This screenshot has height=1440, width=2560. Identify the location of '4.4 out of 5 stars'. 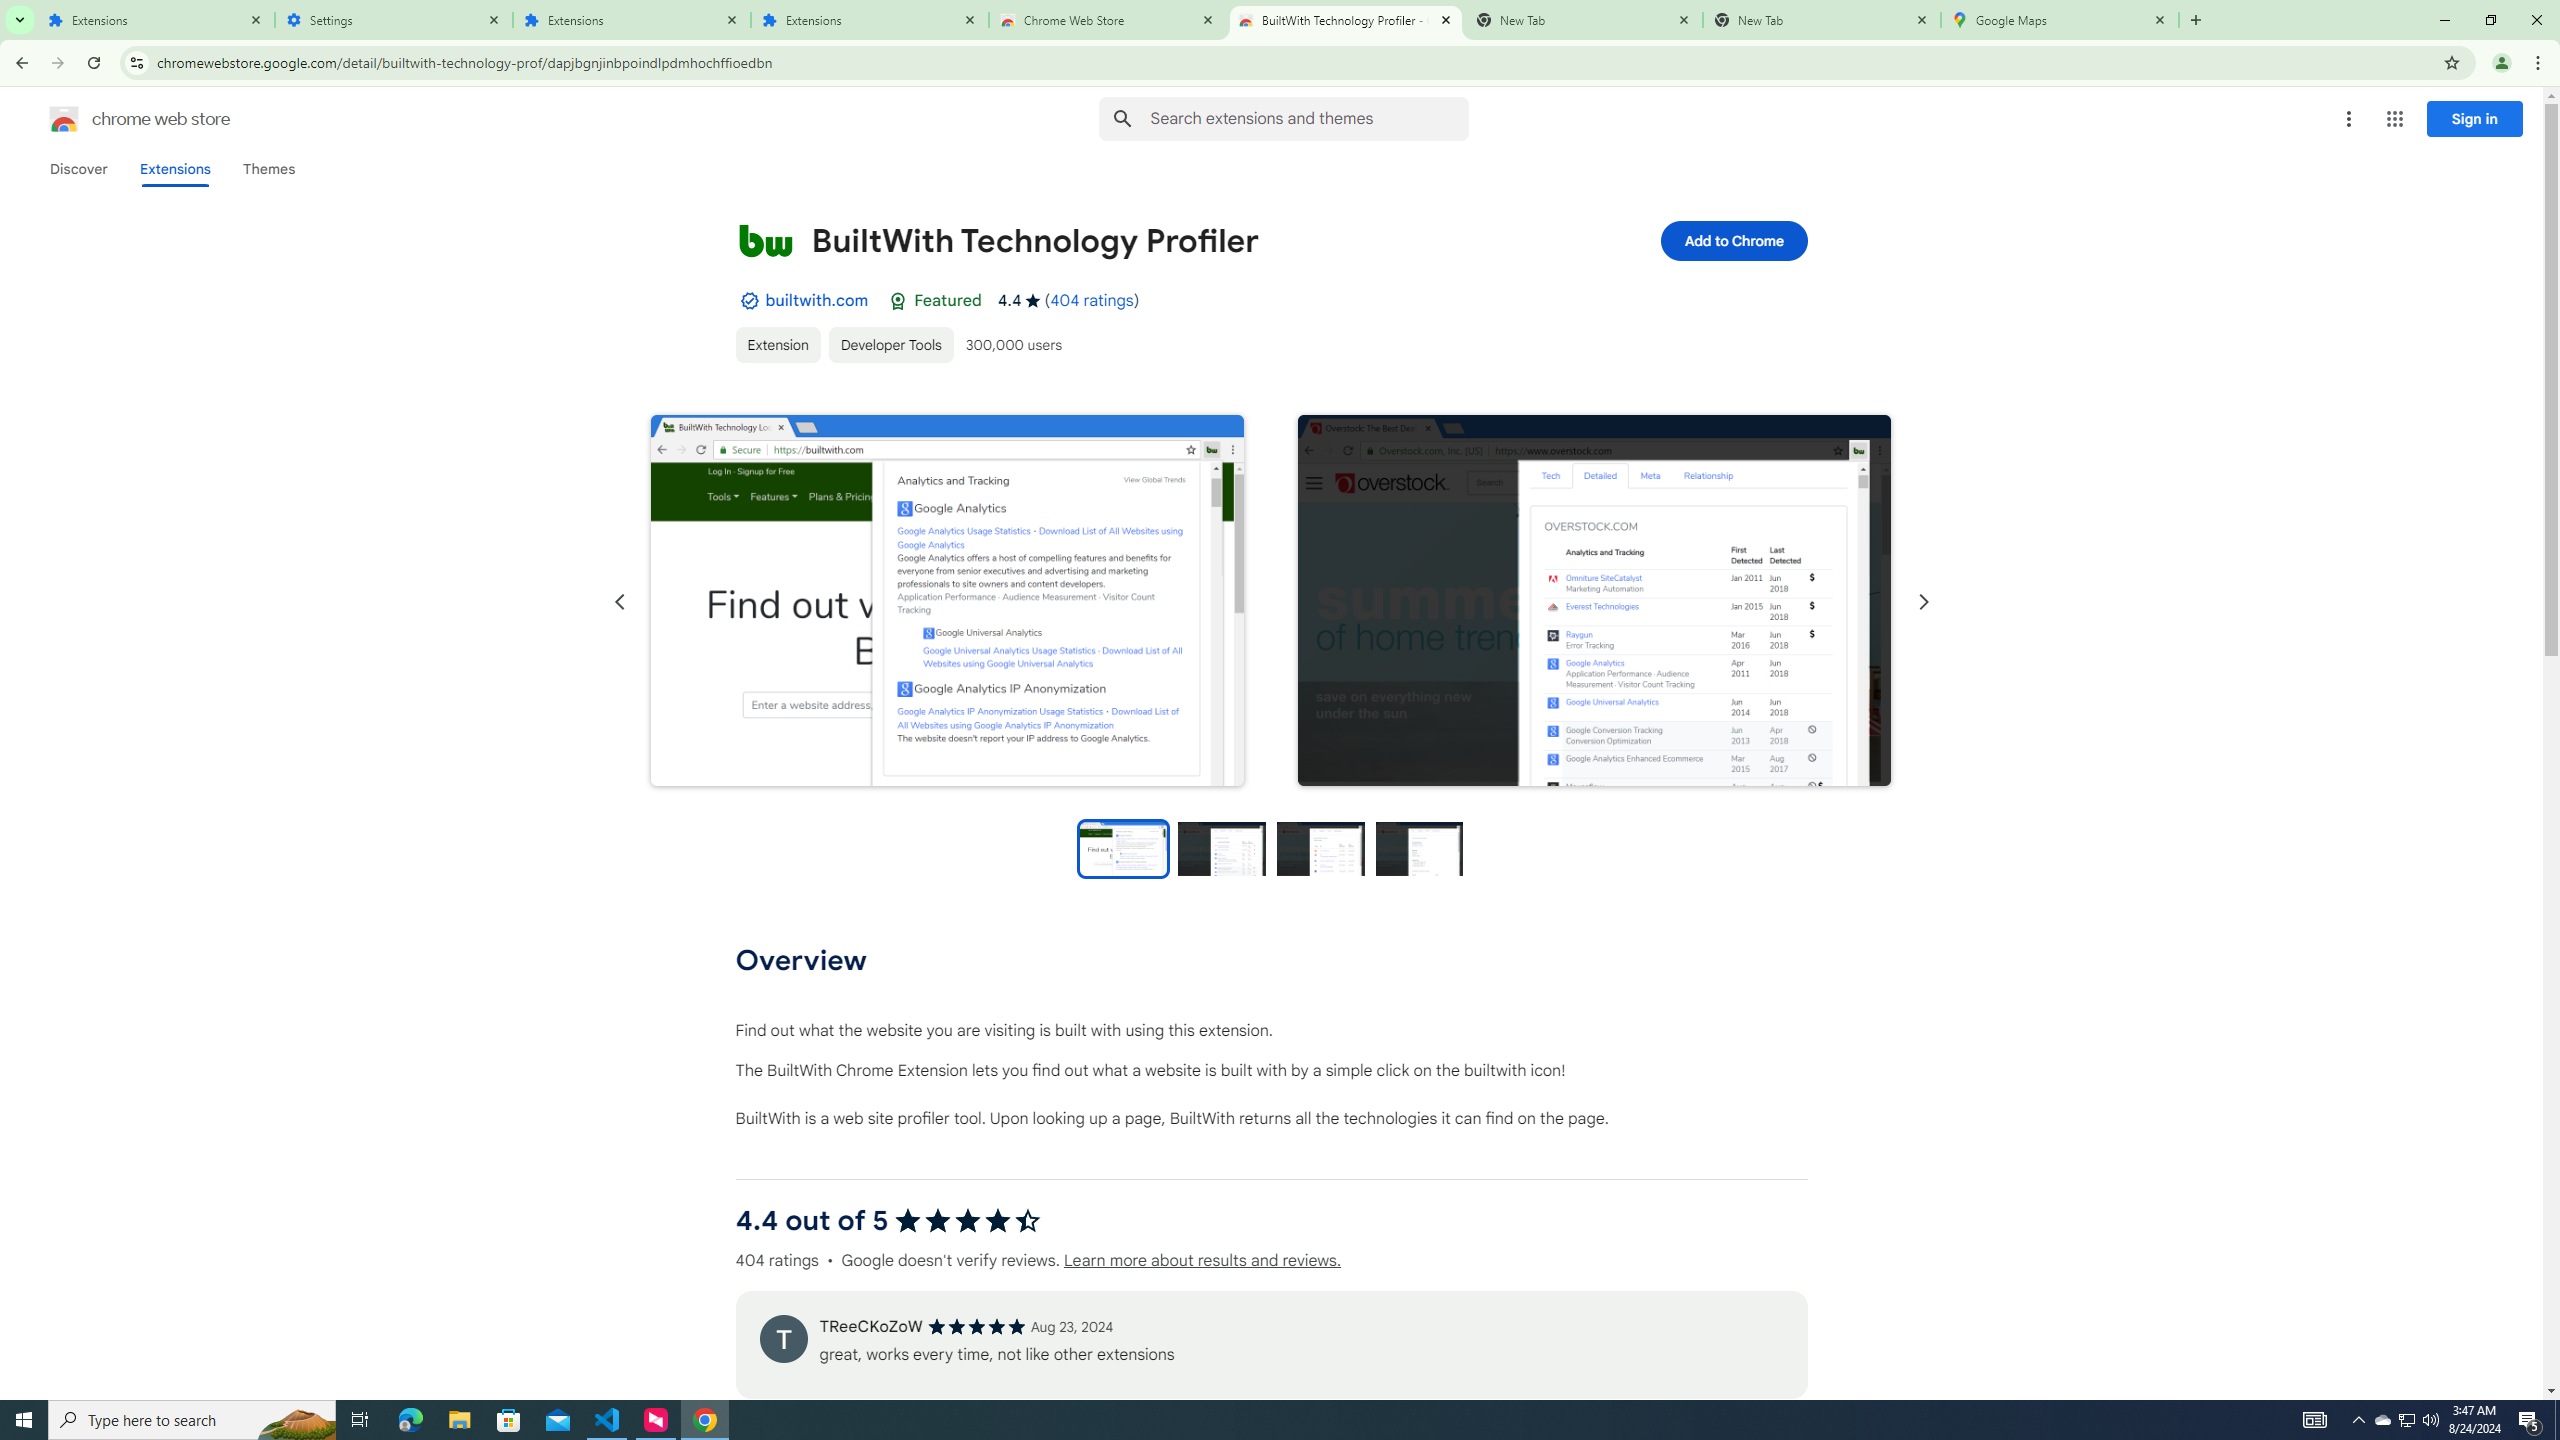
(966, 1219).